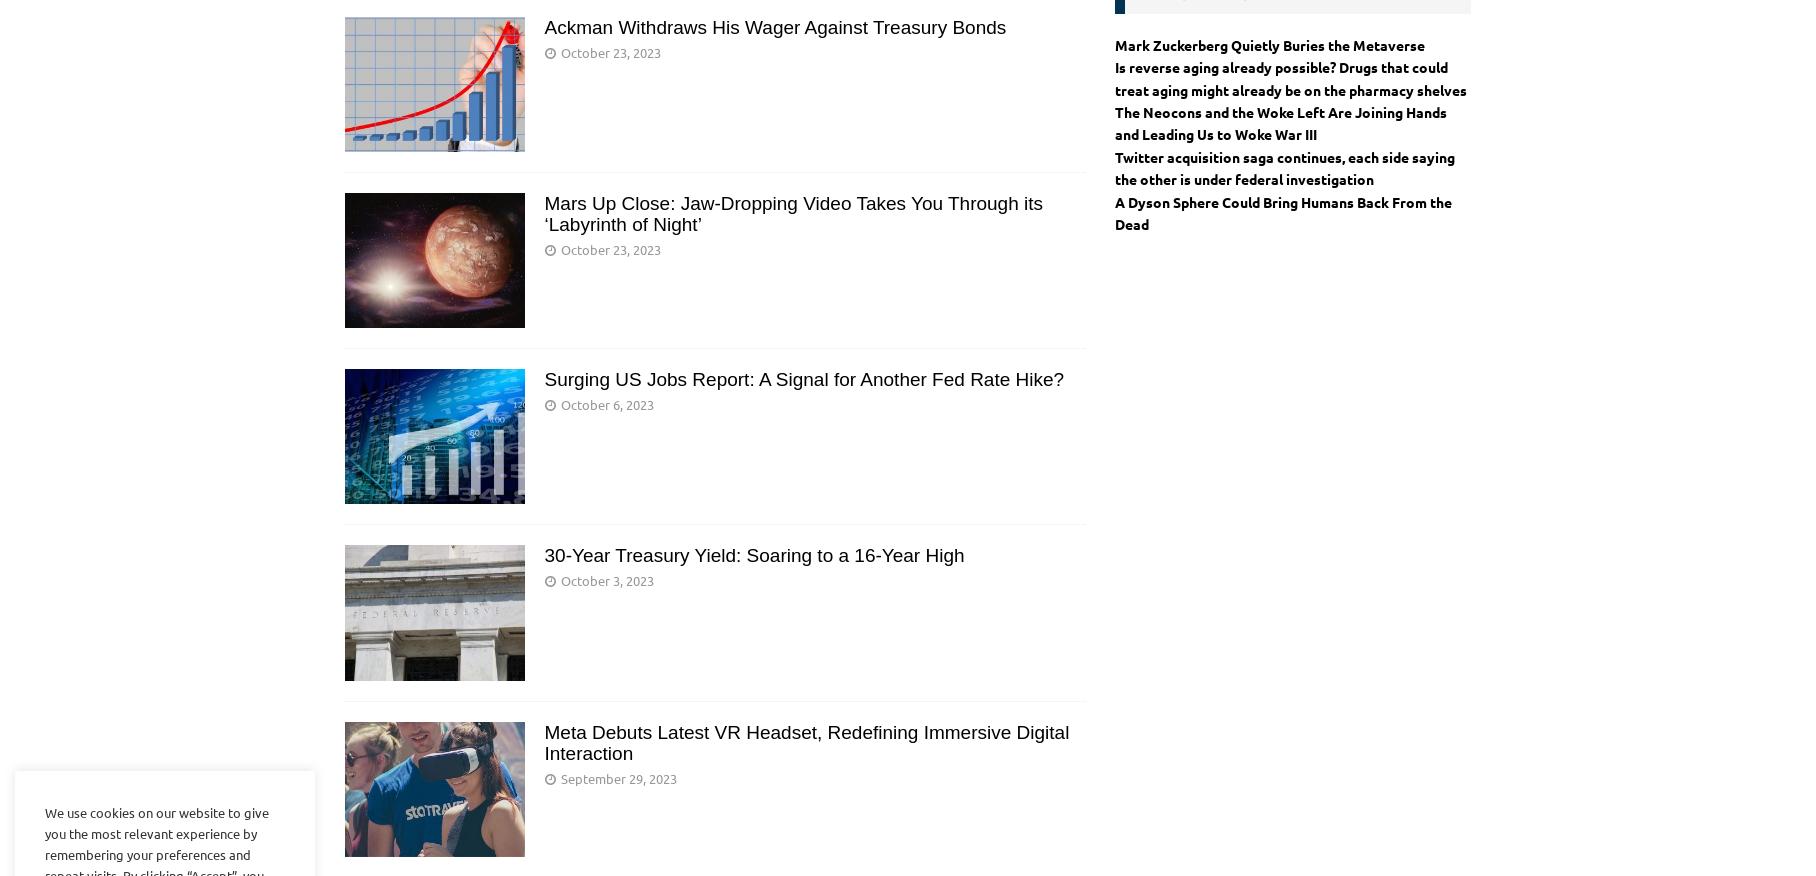 Image resolution: width=1816 pixels, height=876 pixels. What do you see at coordinates (774, 25) in the screenshot?
I see `'Ackman Withdraws His Wager Against Treasury Bonds'` at bounding box center [774, 25].